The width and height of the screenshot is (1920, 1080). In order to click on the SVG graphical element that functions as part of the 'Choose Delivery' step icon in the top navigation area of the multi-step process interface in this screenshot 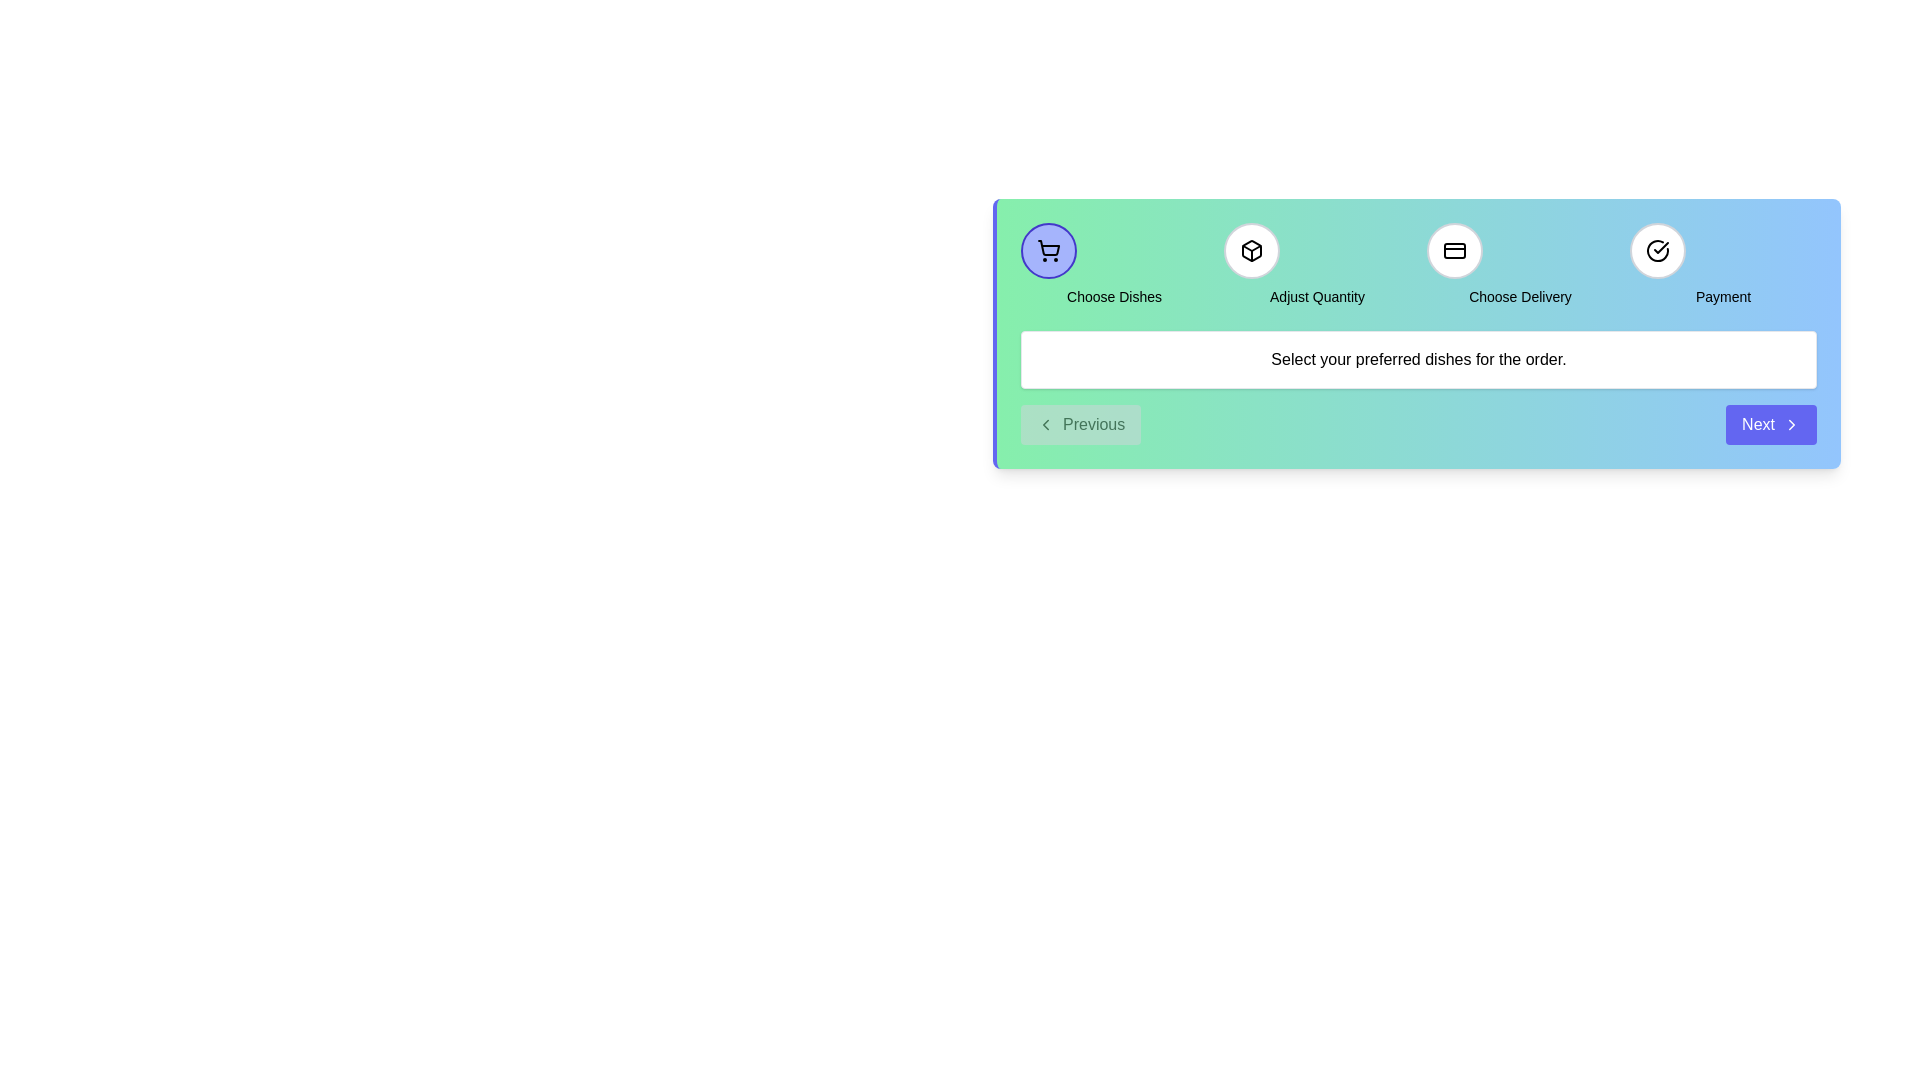, I will do `click(1454, 249)`.